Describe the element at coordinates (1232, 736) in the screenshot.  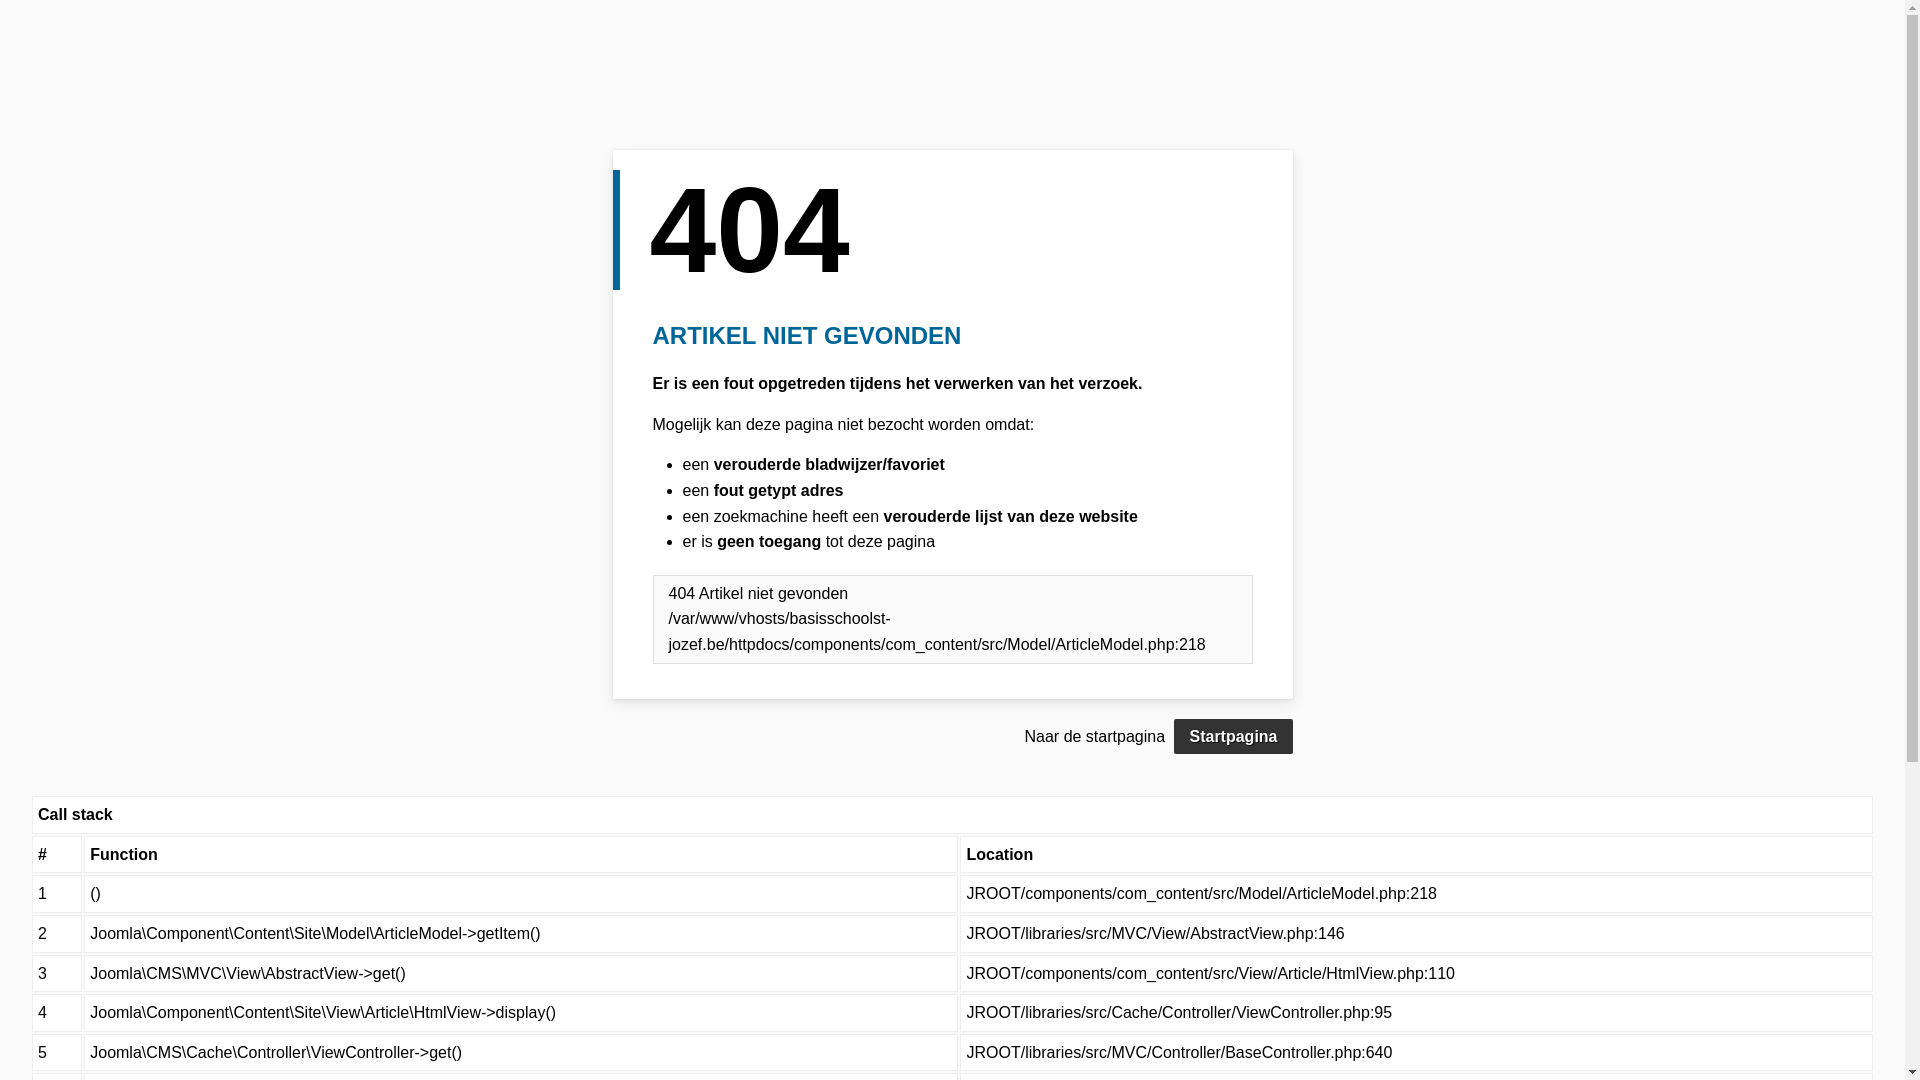
I see `'Startpagina'` at that location.